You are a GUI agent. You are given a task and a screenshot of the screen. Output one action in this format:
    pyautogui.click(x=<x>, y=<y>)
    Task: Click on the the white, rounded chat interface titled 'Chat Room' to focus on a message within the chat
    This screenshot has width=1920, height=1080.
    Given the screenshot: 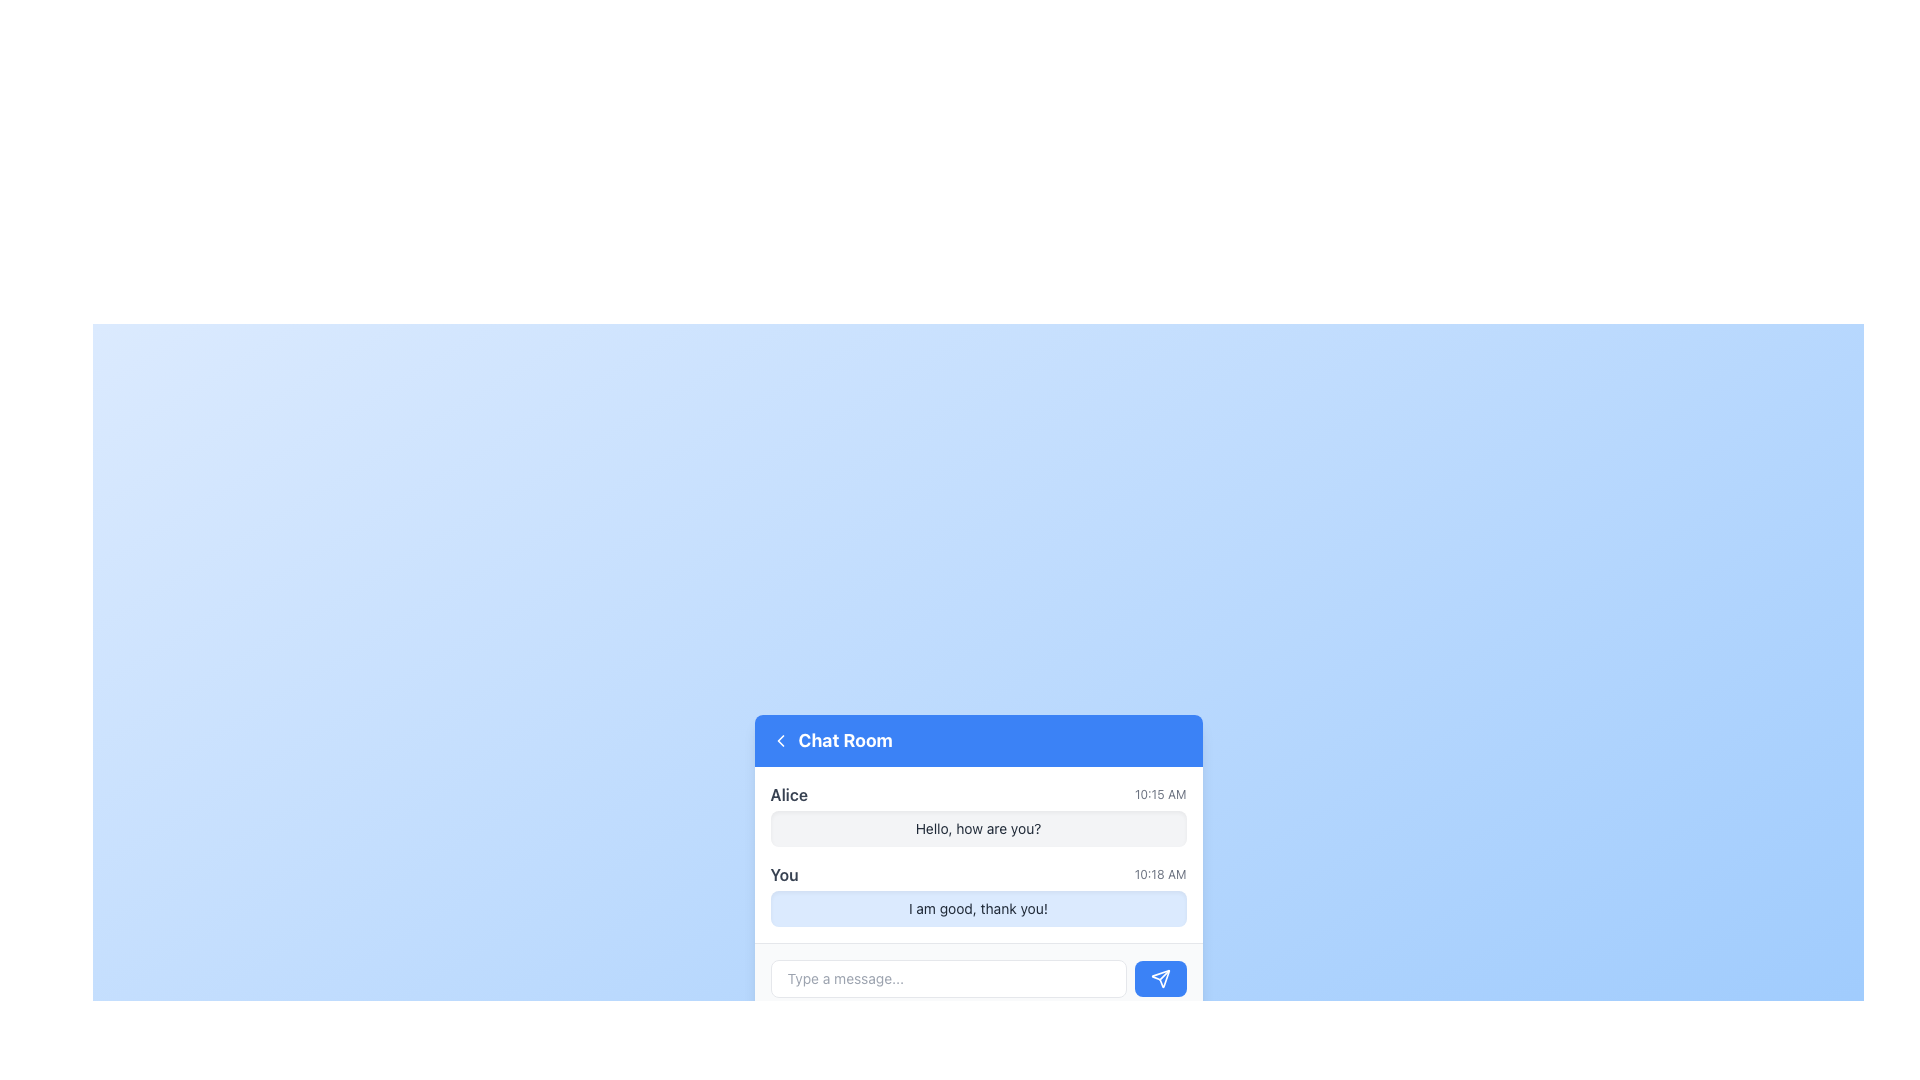 What is the action you would take?
    pyautogui.click(x=978, y=863)
    